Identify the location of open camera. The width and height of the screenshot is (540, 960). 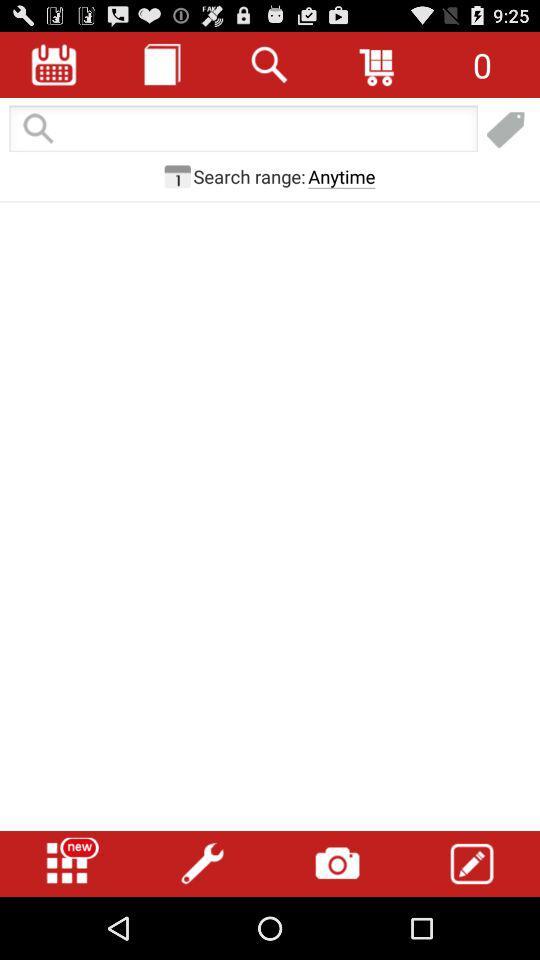
(337, 863).